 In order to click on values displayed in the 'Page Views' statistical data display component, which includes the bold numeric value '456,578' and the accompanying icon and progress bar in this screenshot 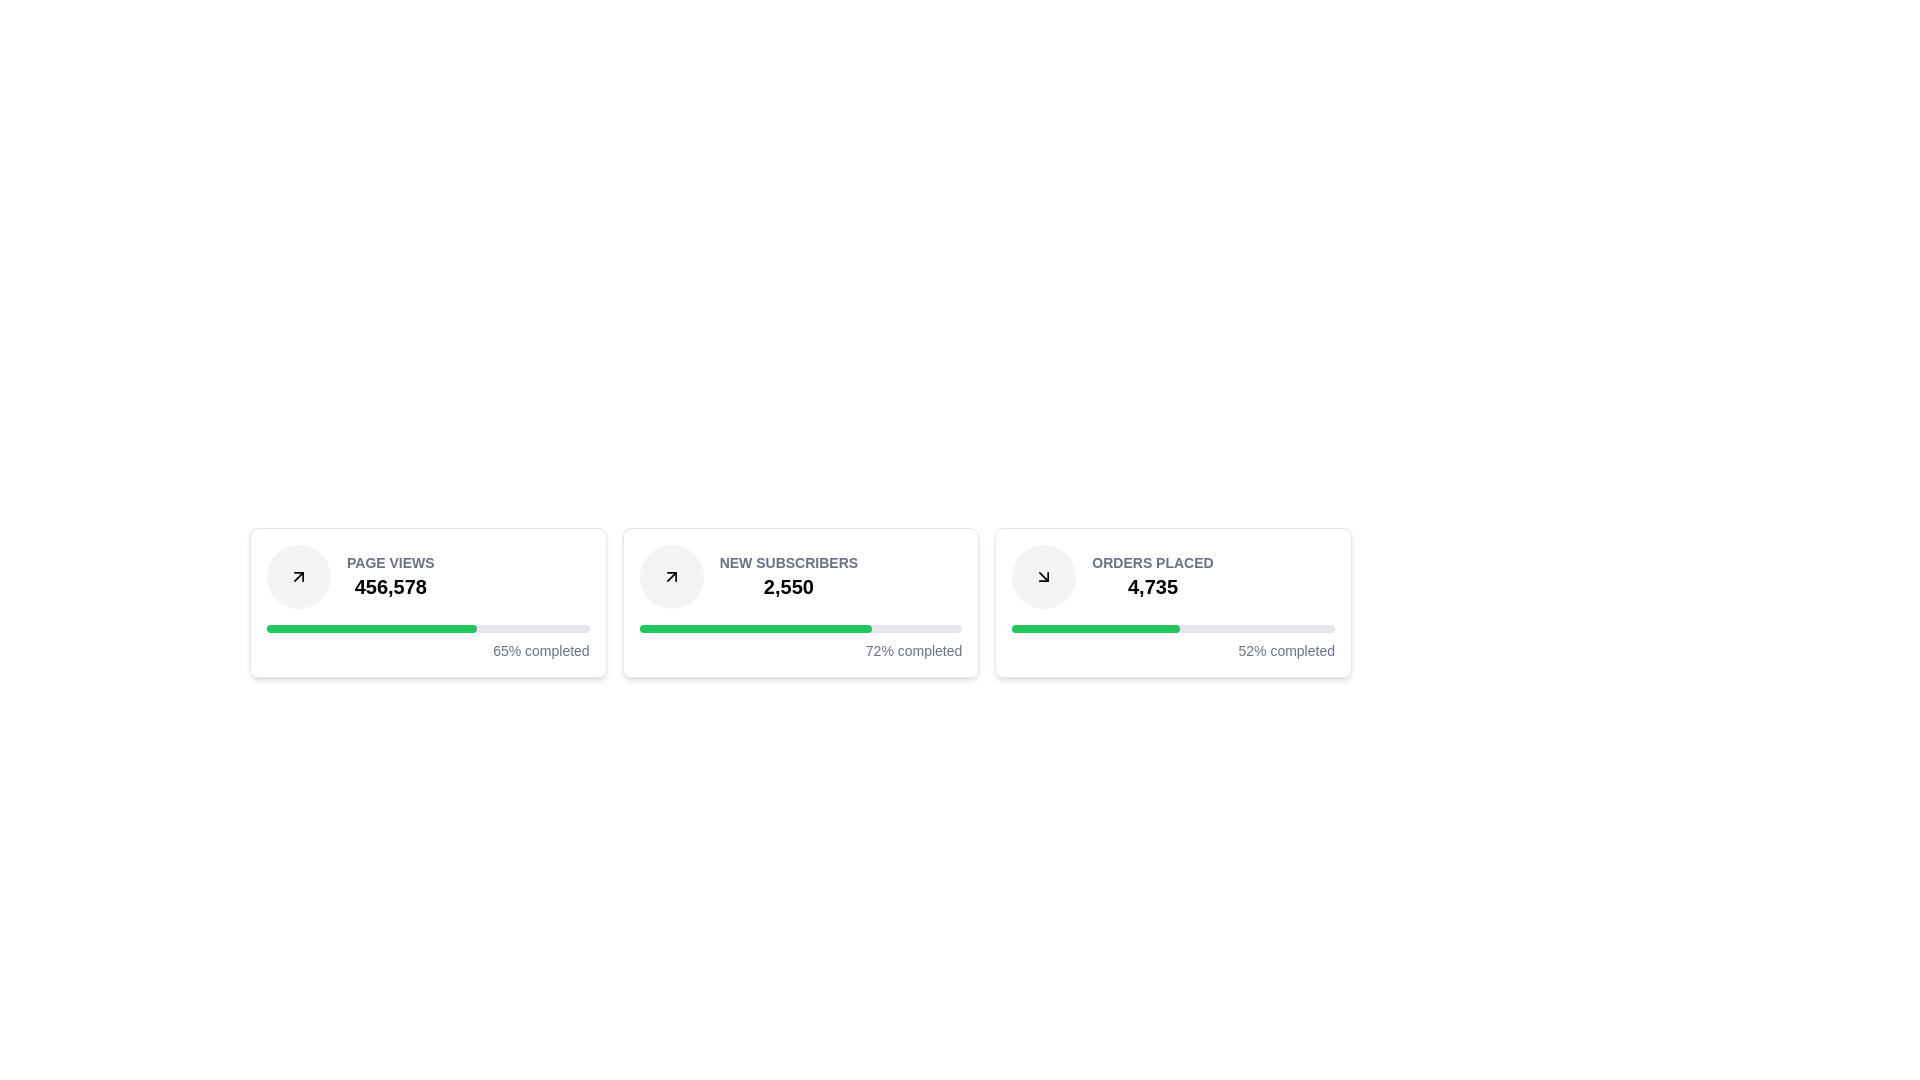, I will do `click(427, 577)`.